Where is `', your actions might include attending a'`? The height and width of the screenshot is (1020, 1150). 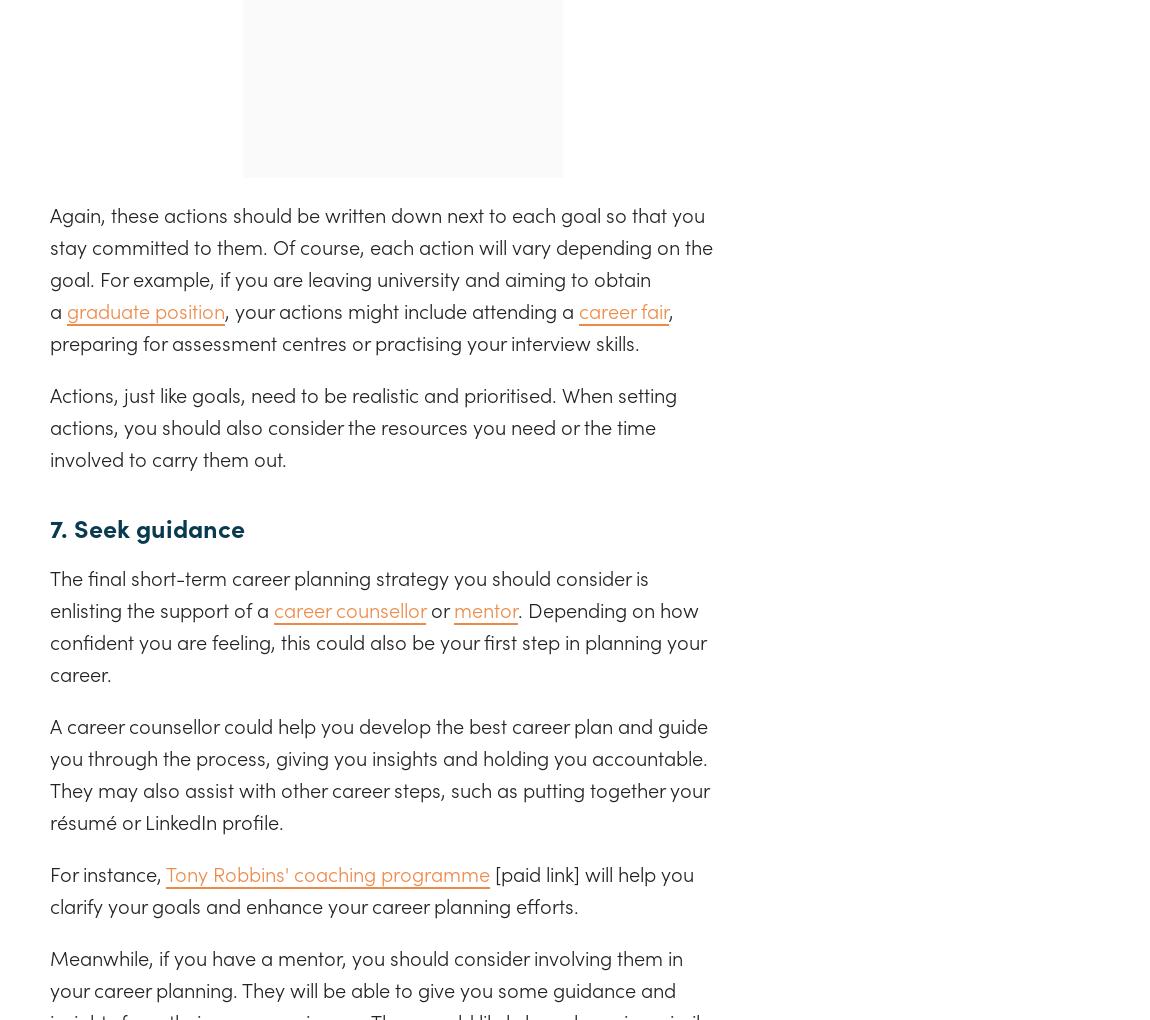 ', your actions might include attending a' is located at coordinates (402, 308).